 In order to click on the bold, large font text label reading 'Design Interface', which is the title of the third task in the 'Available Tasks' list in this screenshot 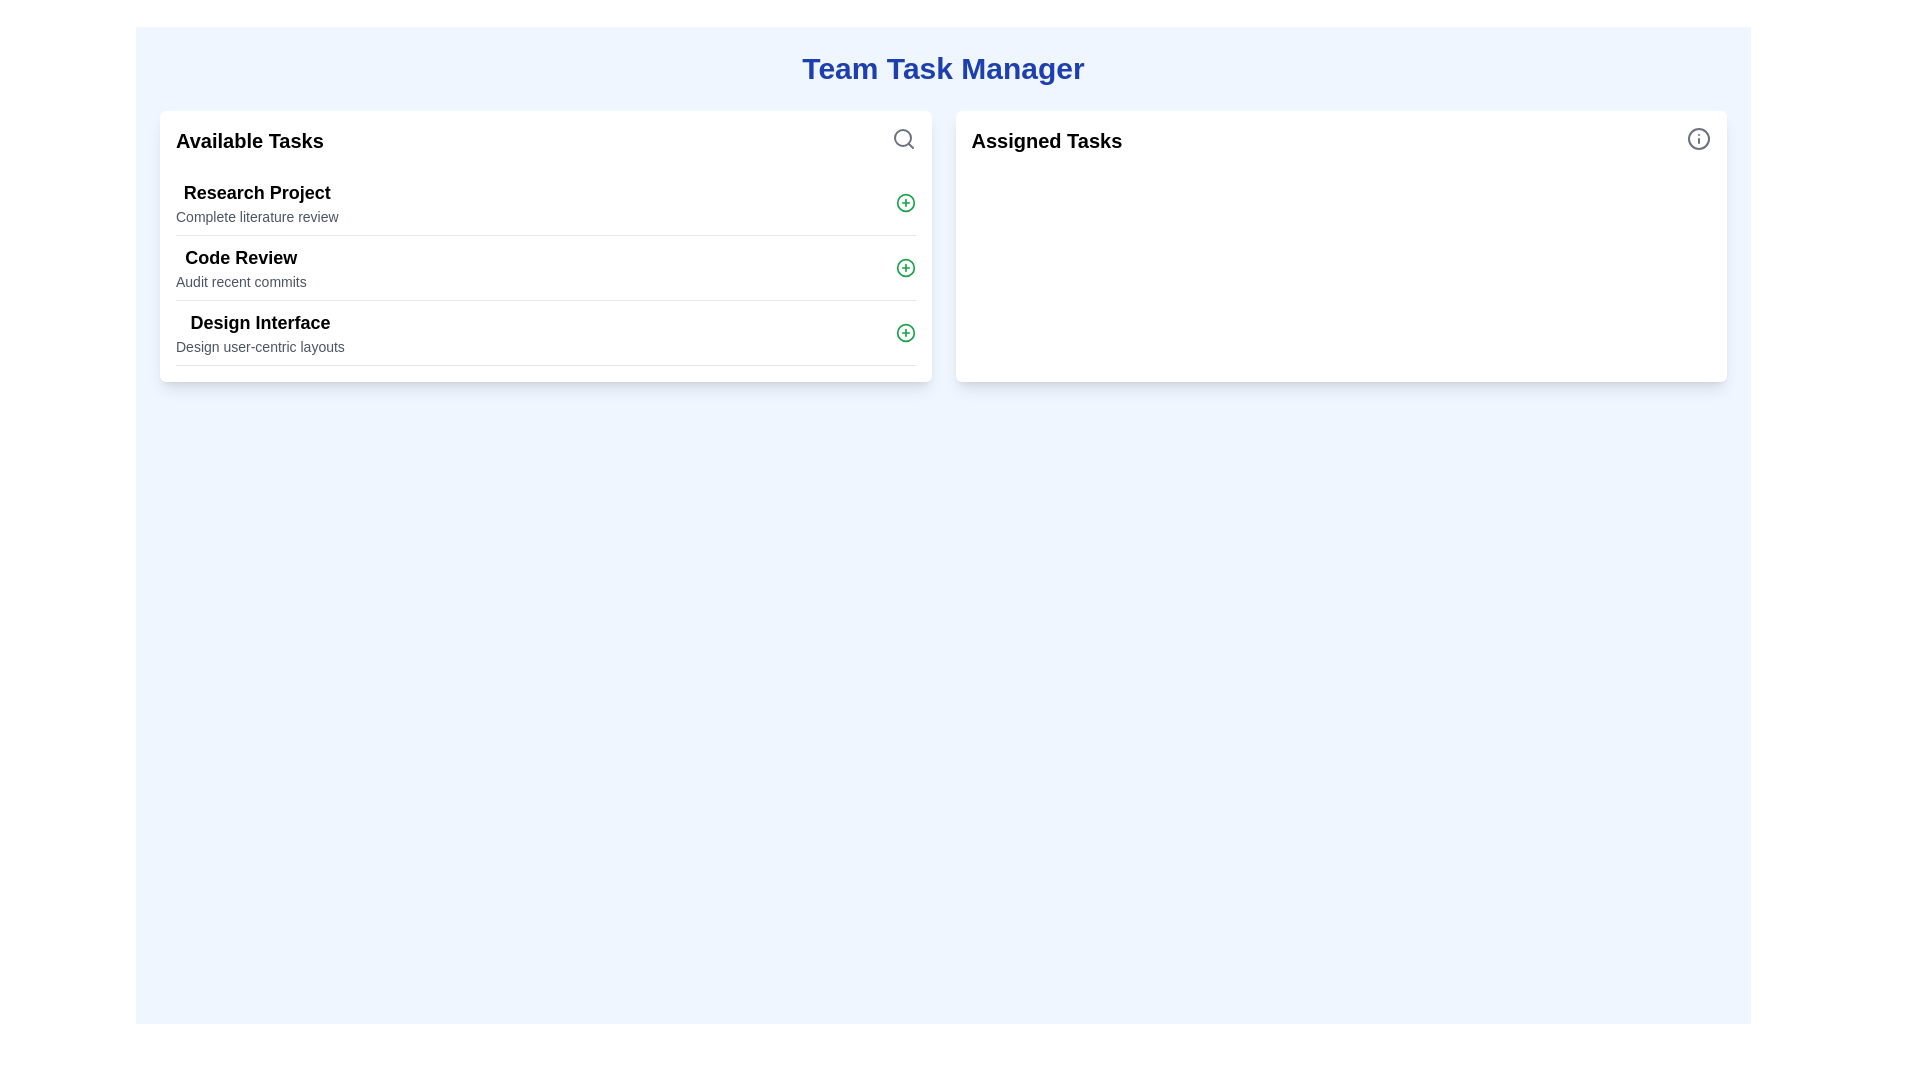, I will do `click(259, 322)`.